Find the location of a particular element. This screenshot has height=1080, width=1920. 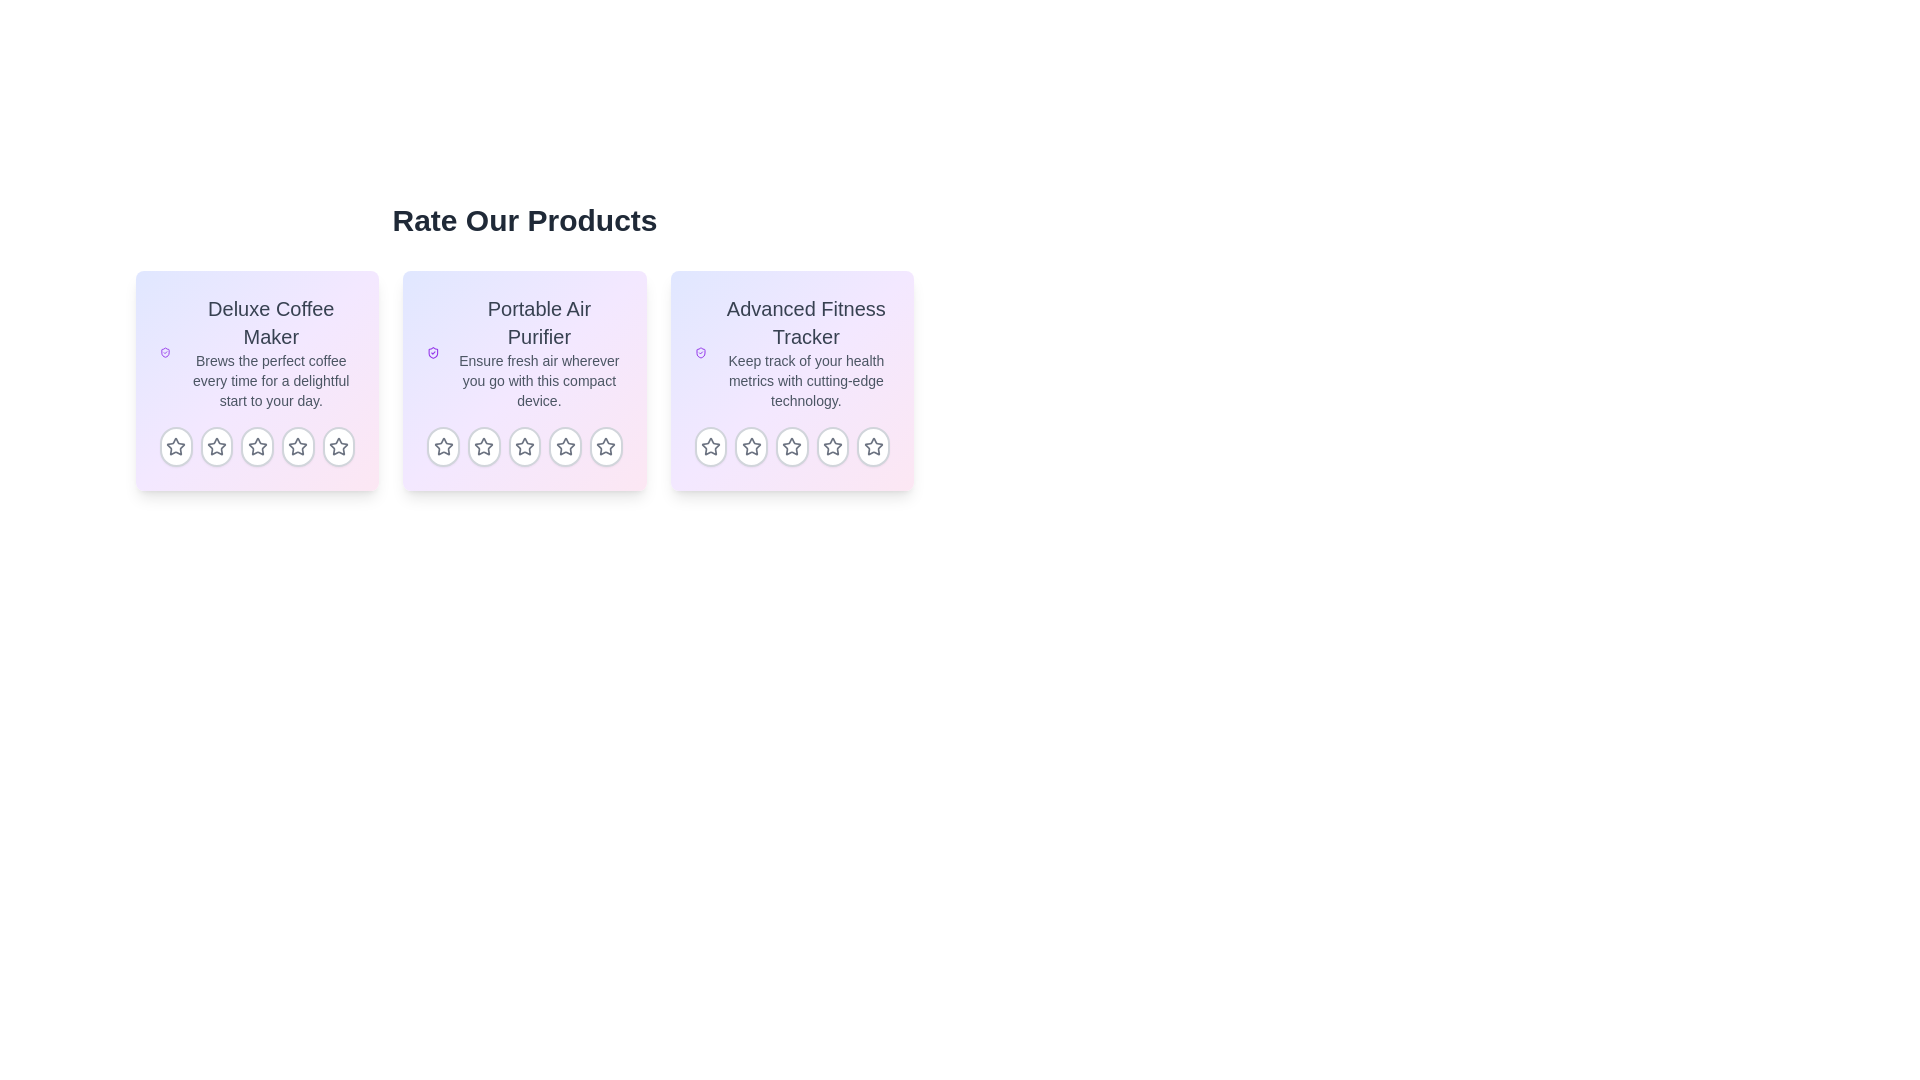

the fourth star icon in the row of five stars below the 'Rate Our Products' heading to rate the Portable Air Purifier product is located at coordinates (564, 445).